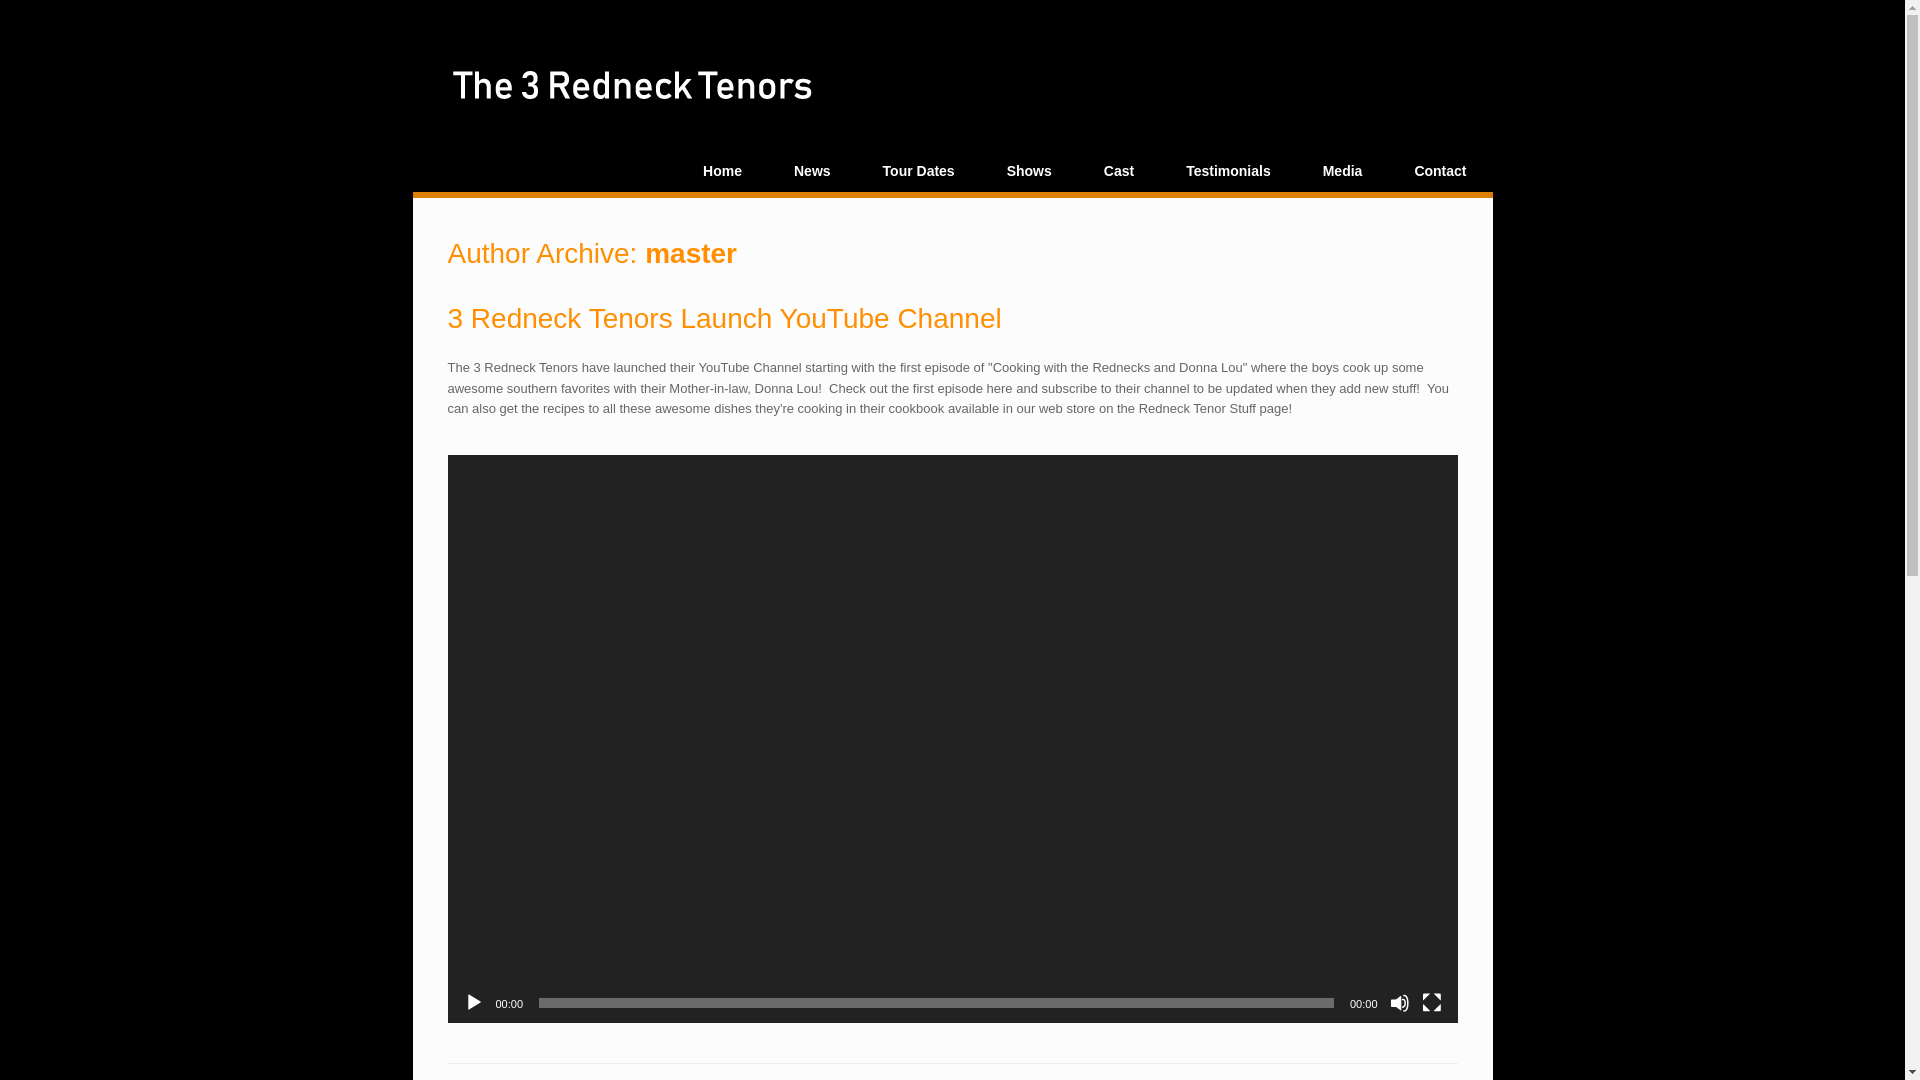  Describe the element at coordinates (1029, 169) in the screenshot. I see `'Shows'` at that location.